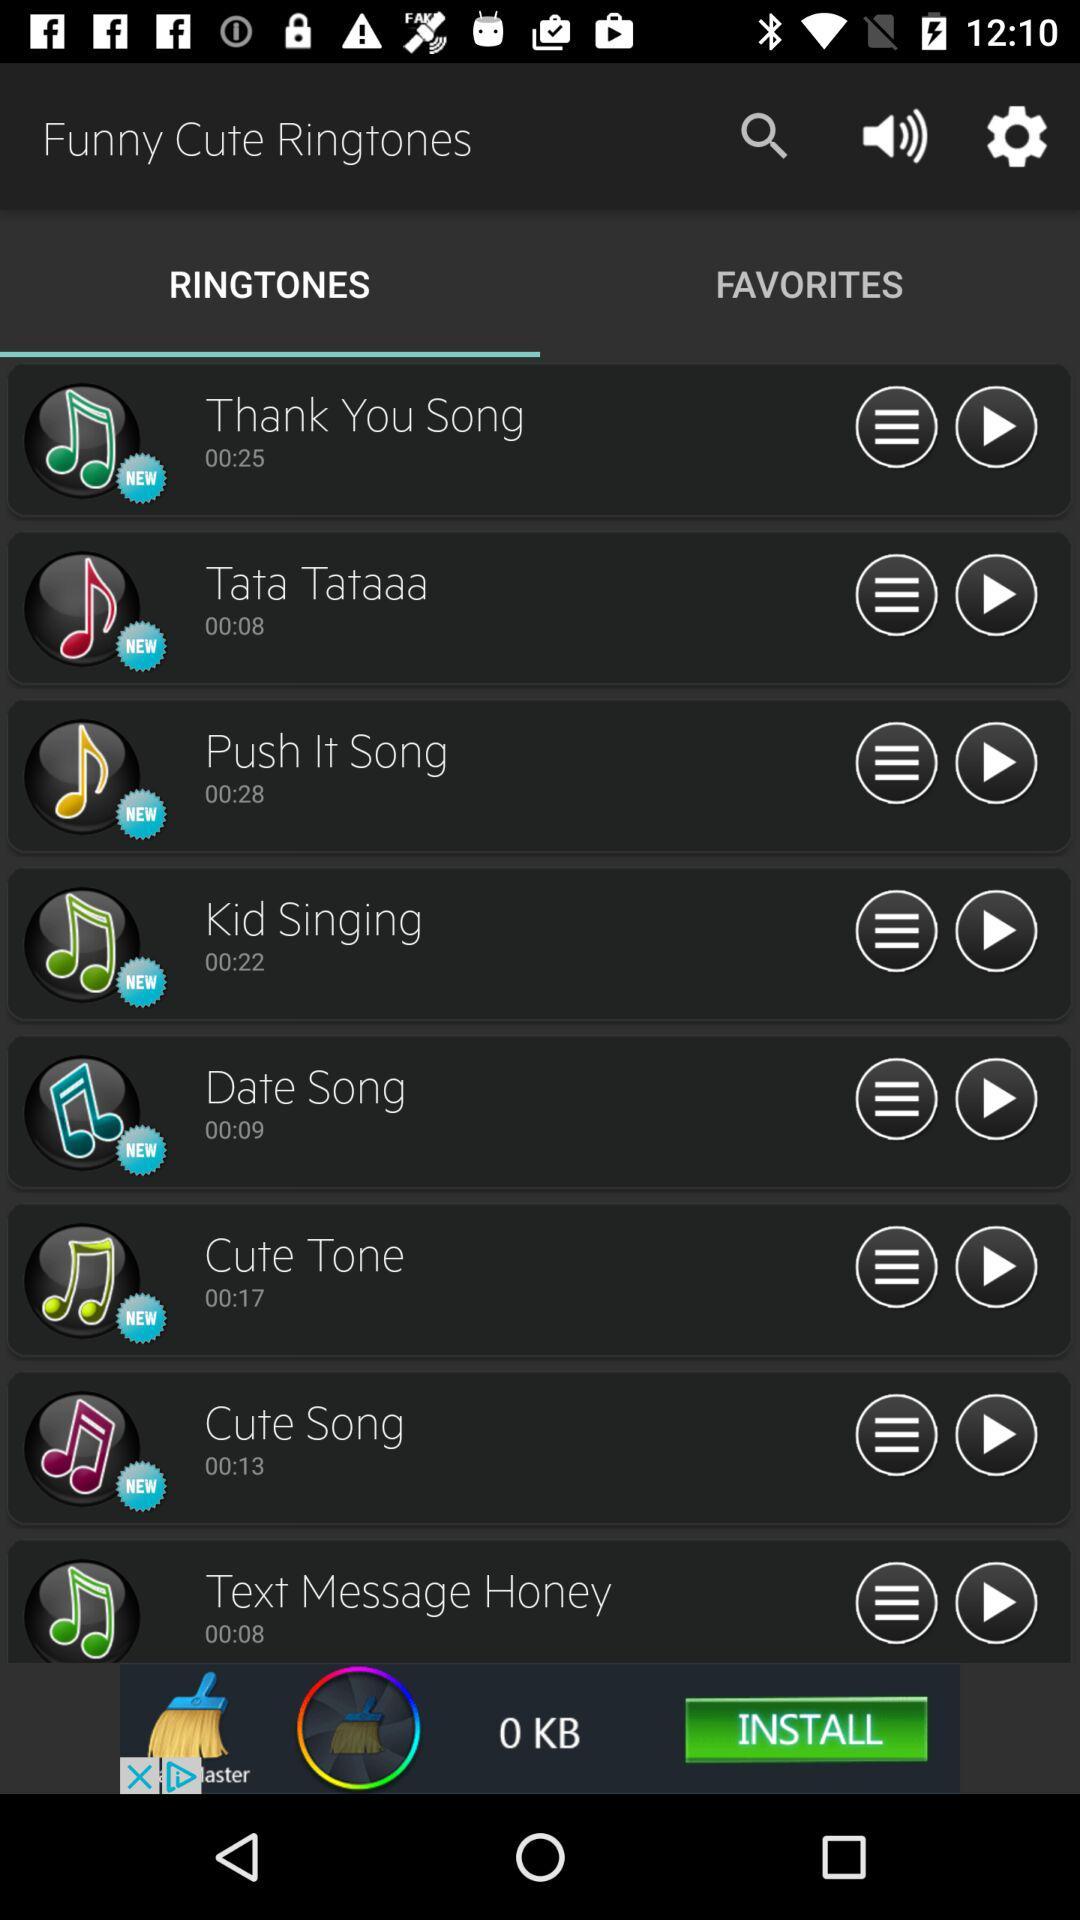 This screenshot has height=1920, width=1080. Describe the element at coordinates (995, 595) in the screenshot. I see `the track` at that location.